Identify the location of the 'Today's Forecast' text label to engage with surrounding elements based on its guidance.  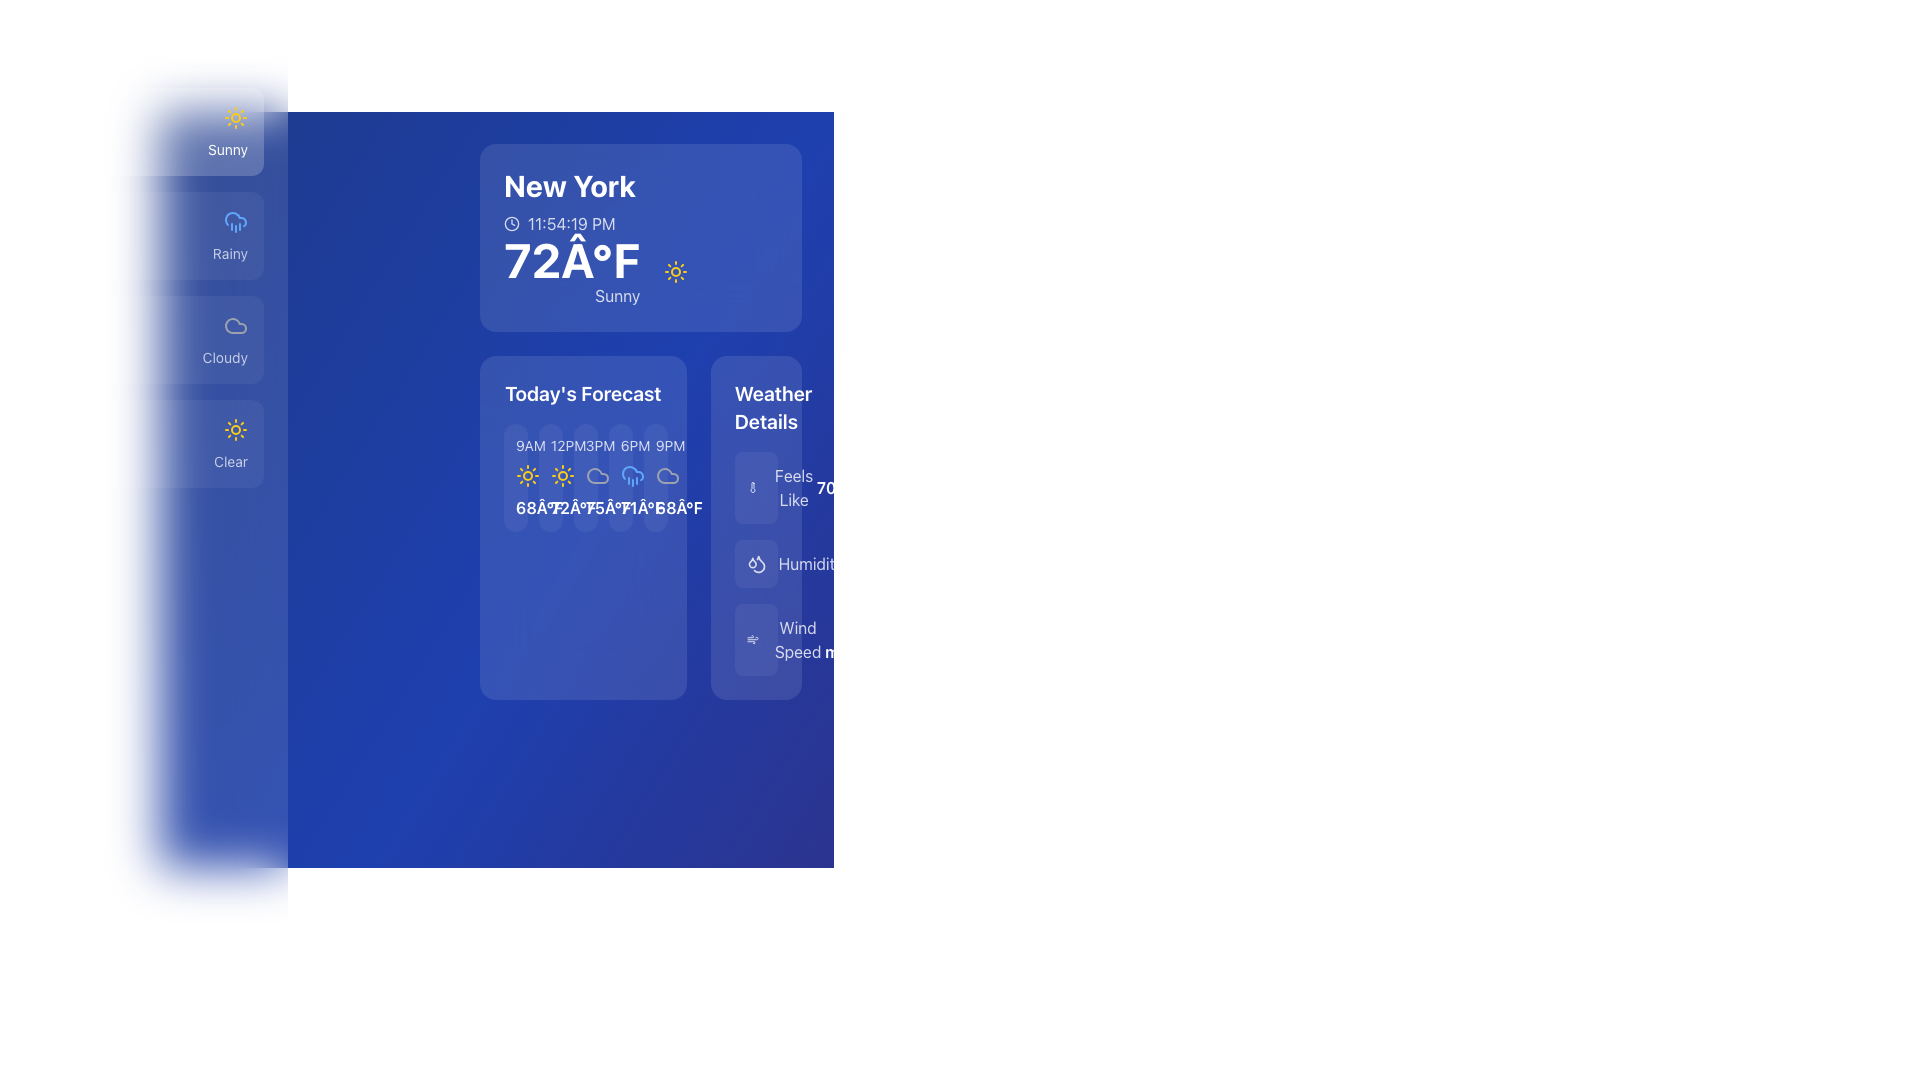
(582, 393).